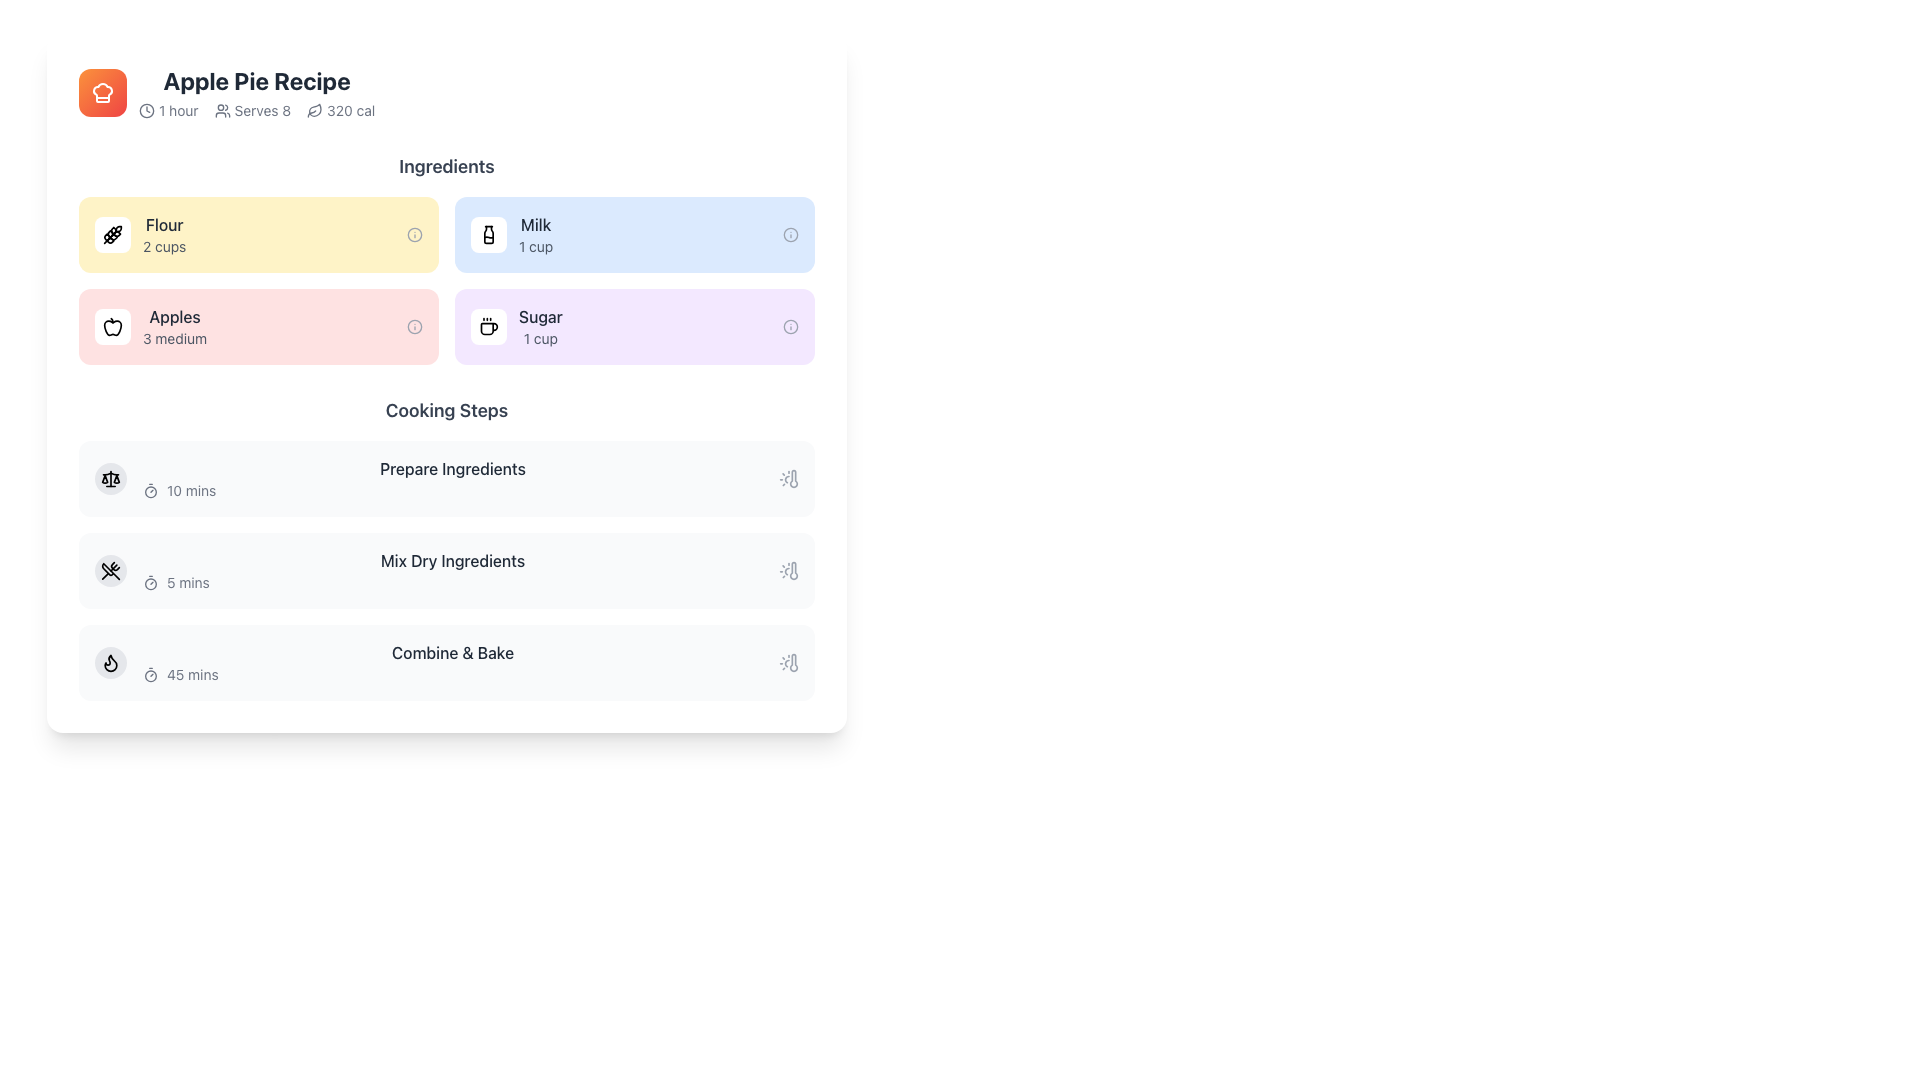 The height and width of the screenshot is (1080, 1920). I want to click on the visual representation of the outer circular shape of the informational icon located in the top-right corner of the yellow ingredient card labeled 'Flour' within the 'Ingredients' section, so click(413, 234).